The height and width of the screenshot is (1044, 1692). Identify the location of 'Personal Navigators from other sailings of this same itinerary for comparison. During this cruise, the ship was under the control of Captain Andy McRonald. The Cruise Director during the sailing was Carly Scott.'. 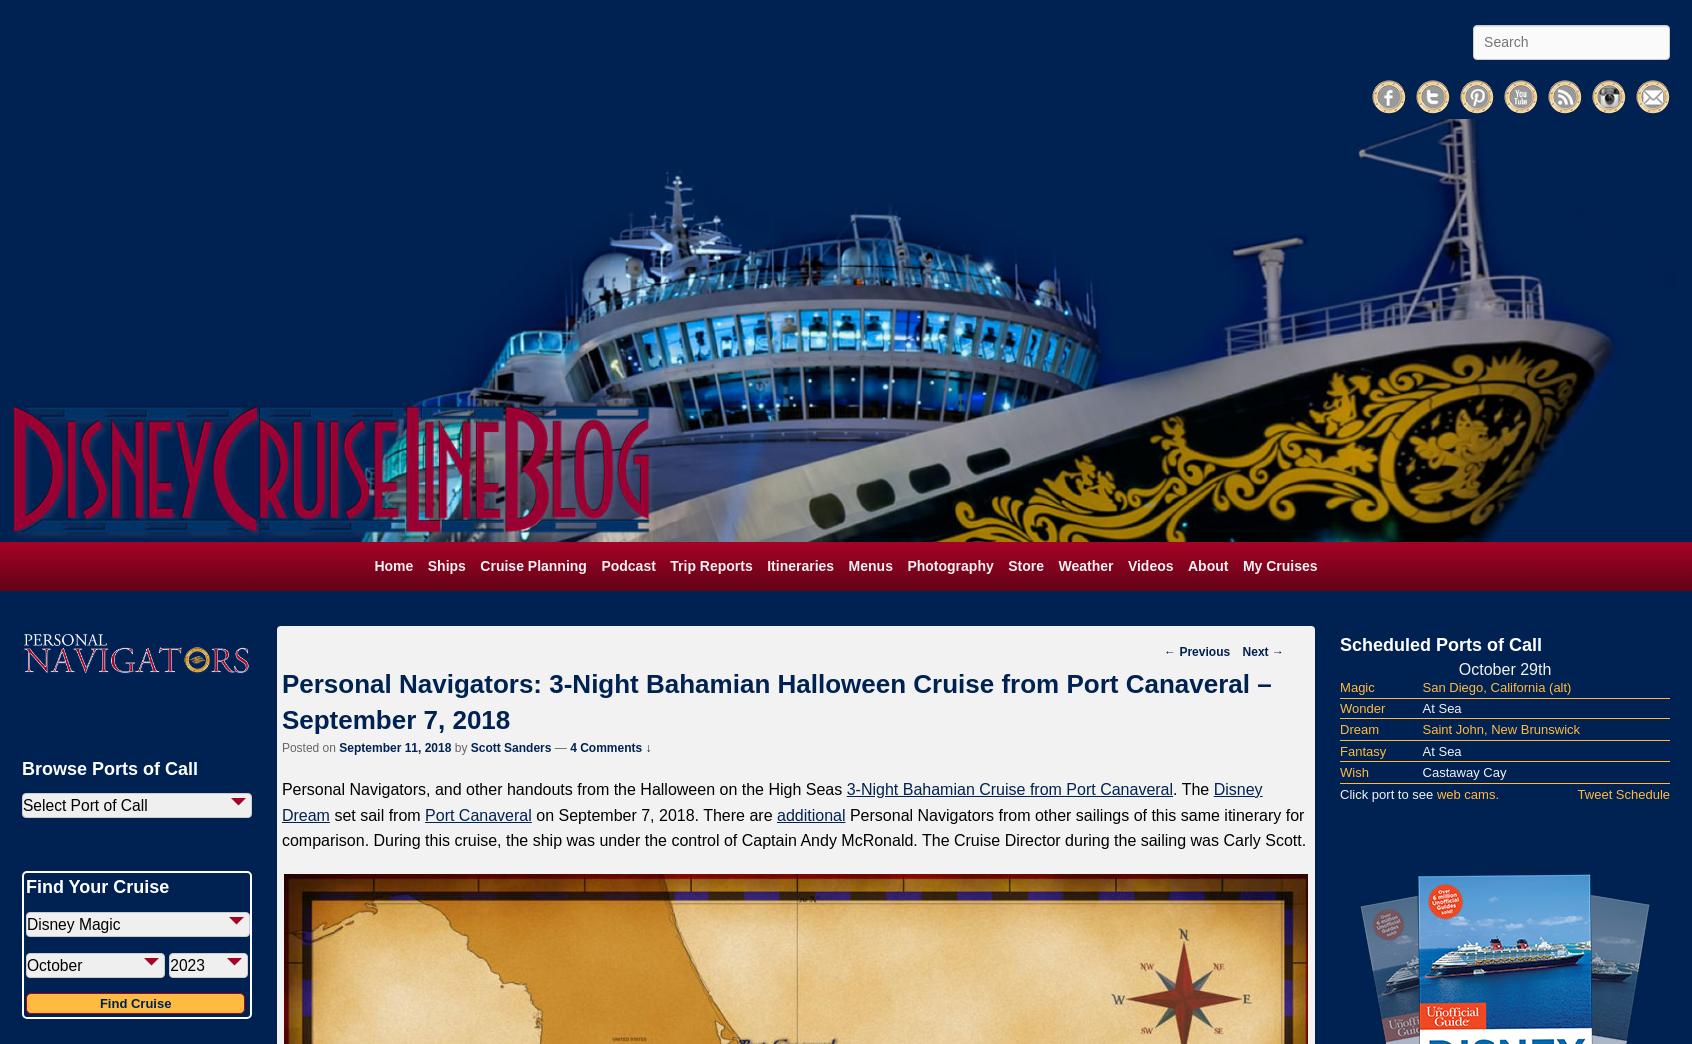
(281, 826).